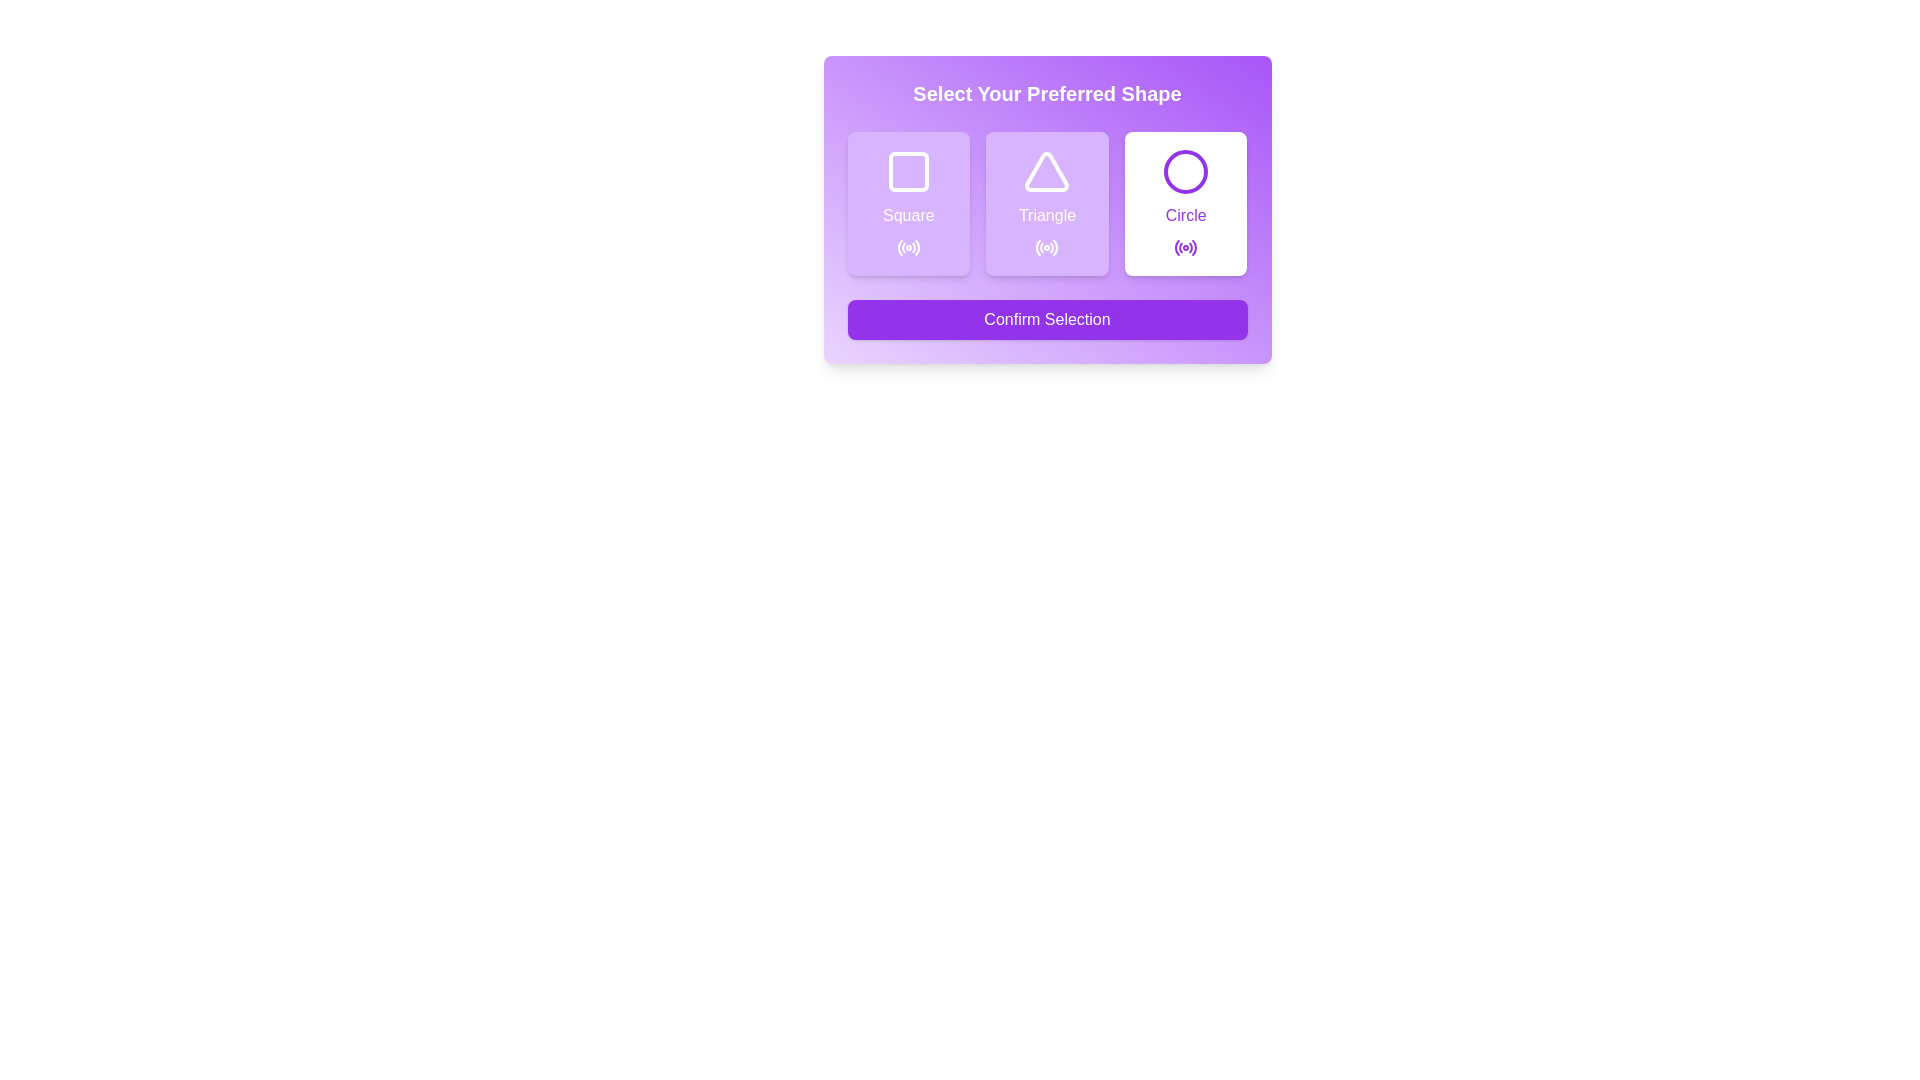  What do you see at coordinates (1186, 216) in the screenshot?
I see `the text label displaying 'Circle' in purple font, located underneath the circle icon in the third group of shape selection options` at bounding box center [1186, 216].